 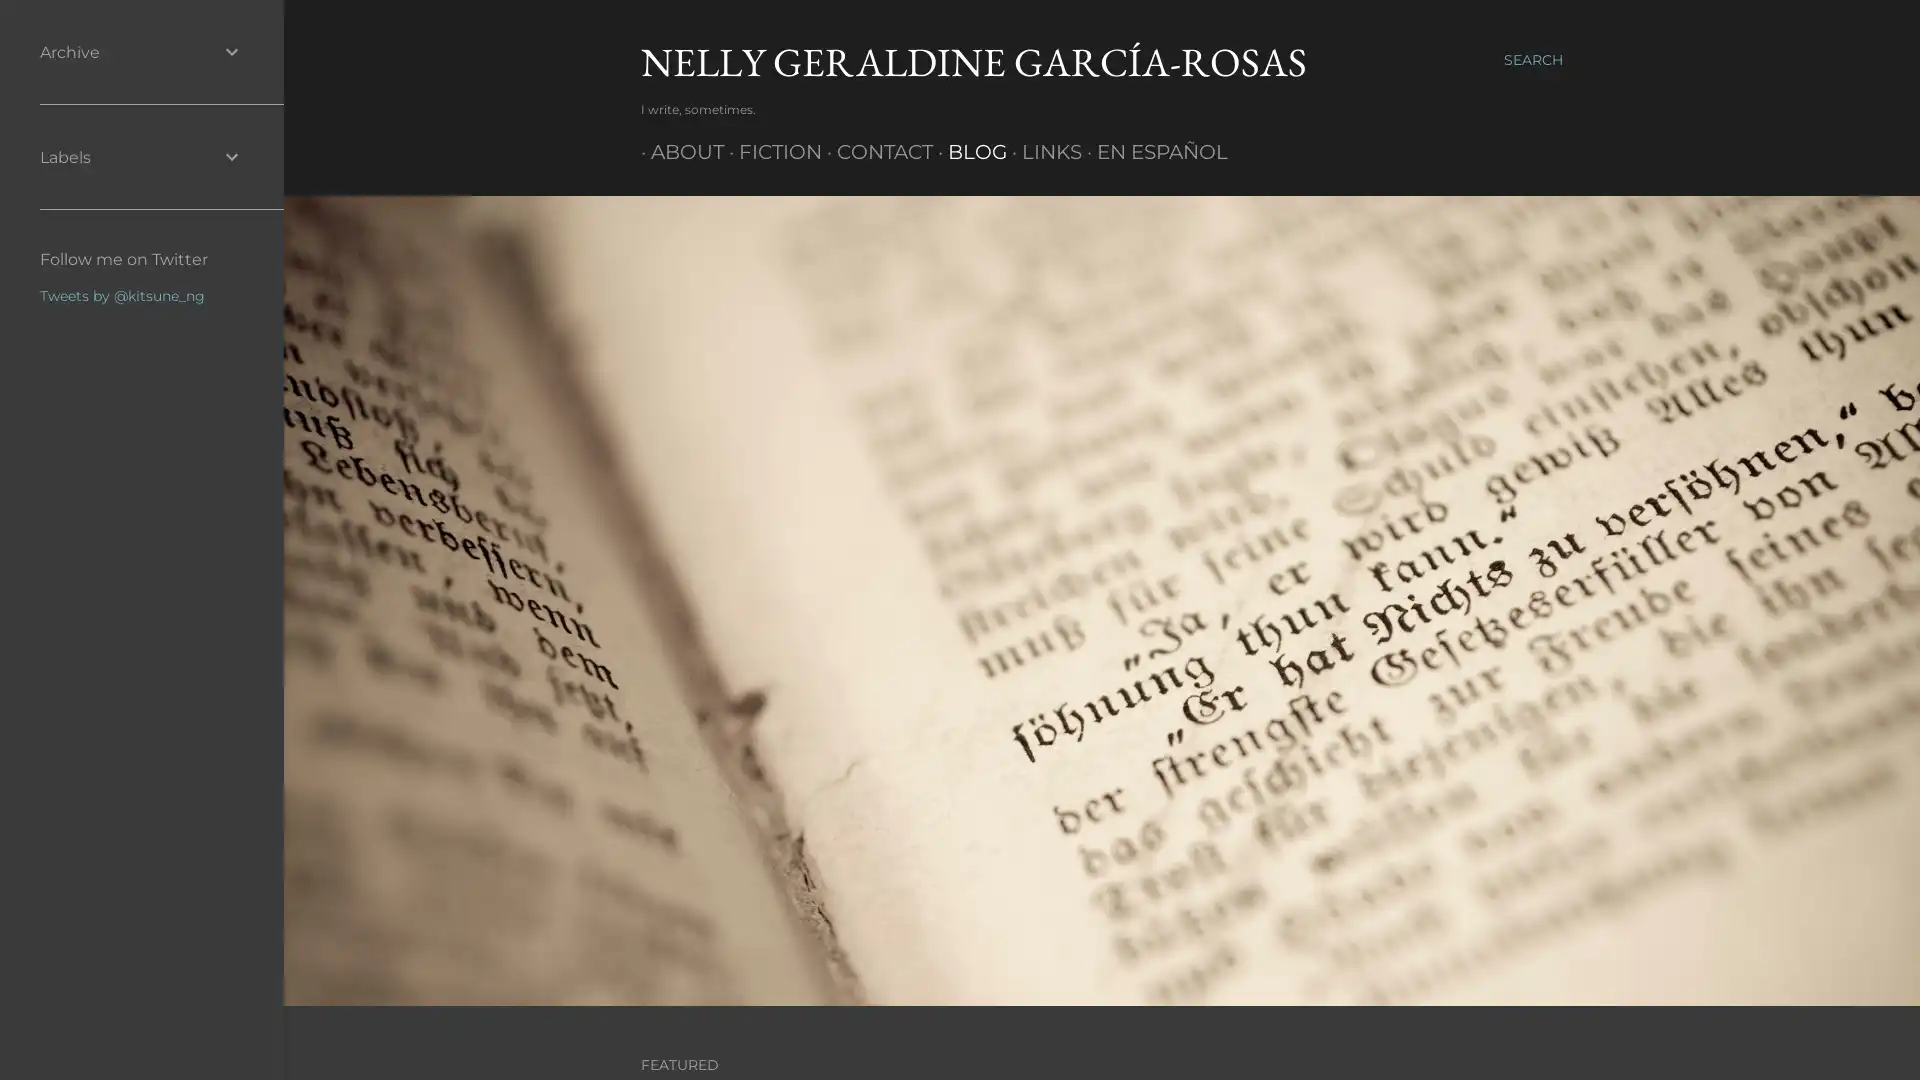 What do you see at coordinates (1532, 59) in the screenshot?
I see `Search` at bounding box center [1532, 59].